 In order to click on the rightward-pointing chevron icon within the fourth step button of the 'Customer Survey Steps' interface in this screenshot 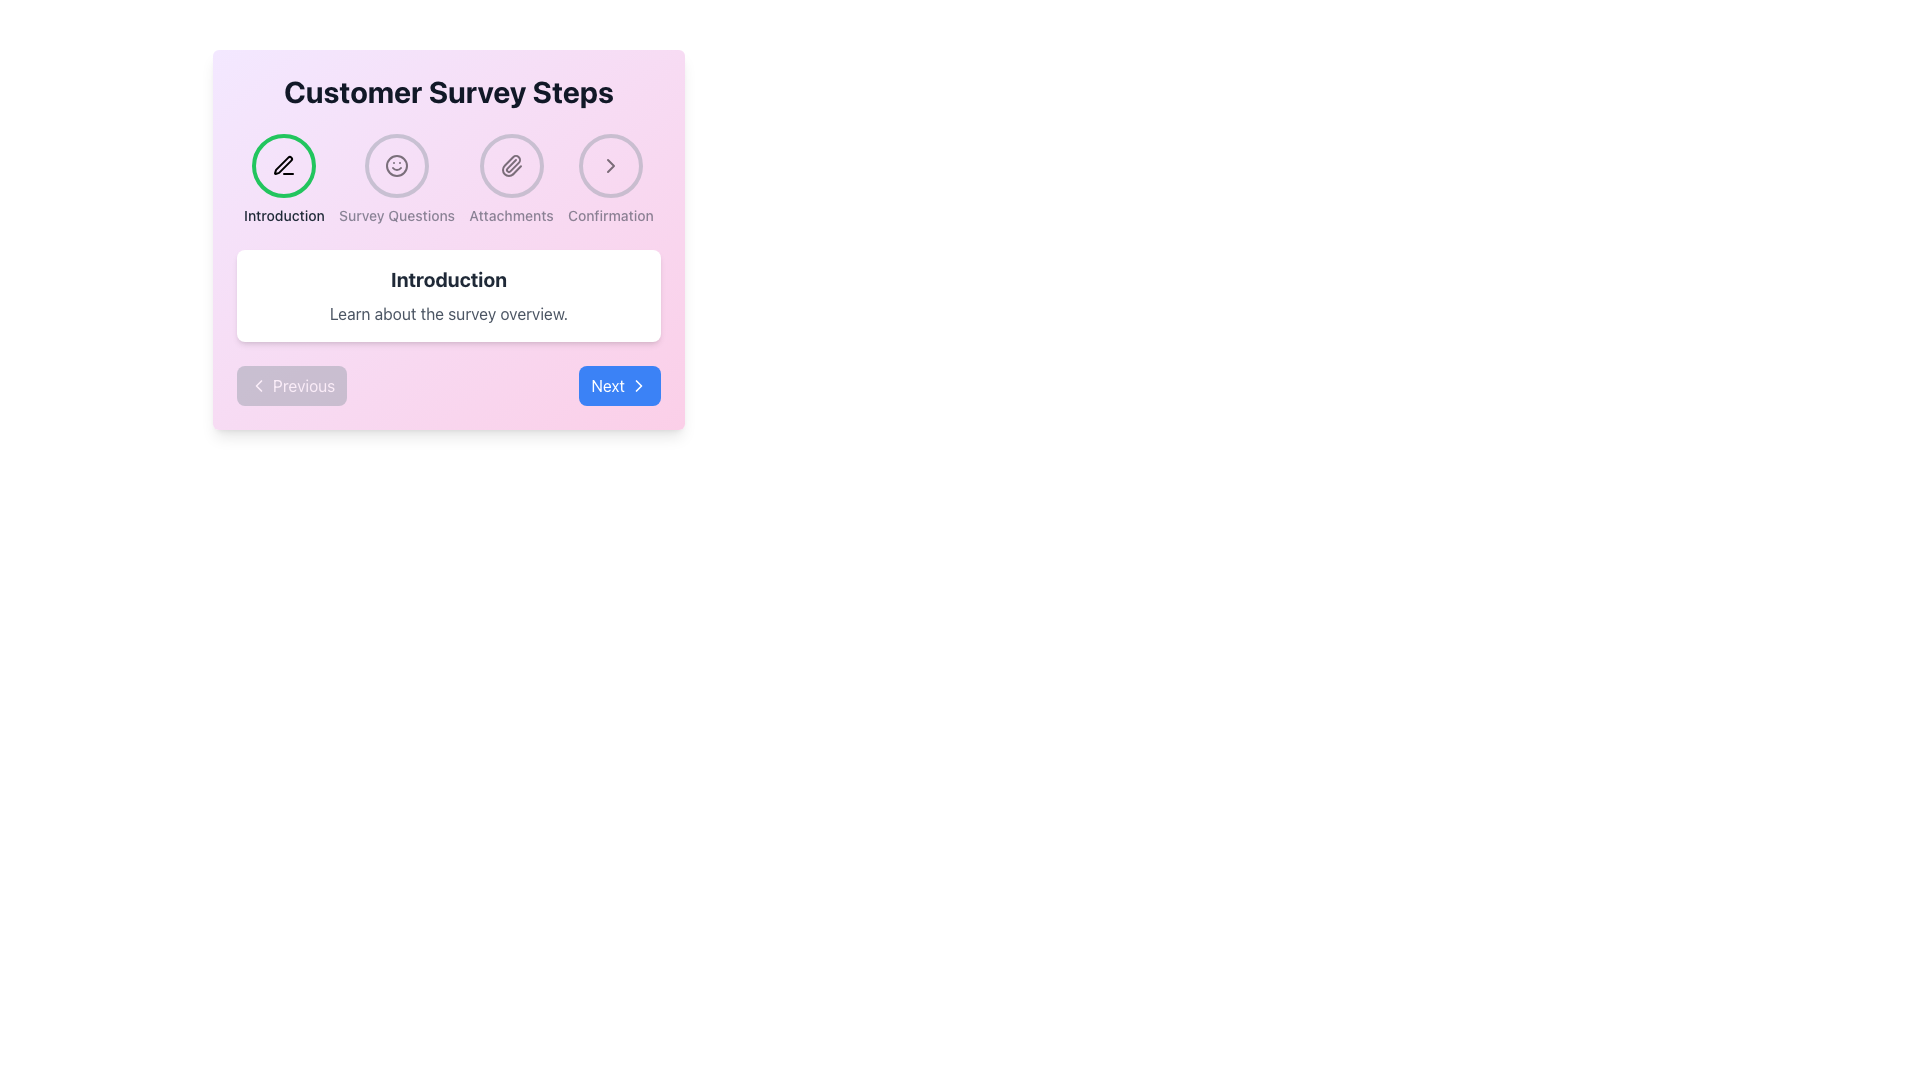, I will do `click(609, 164)`.